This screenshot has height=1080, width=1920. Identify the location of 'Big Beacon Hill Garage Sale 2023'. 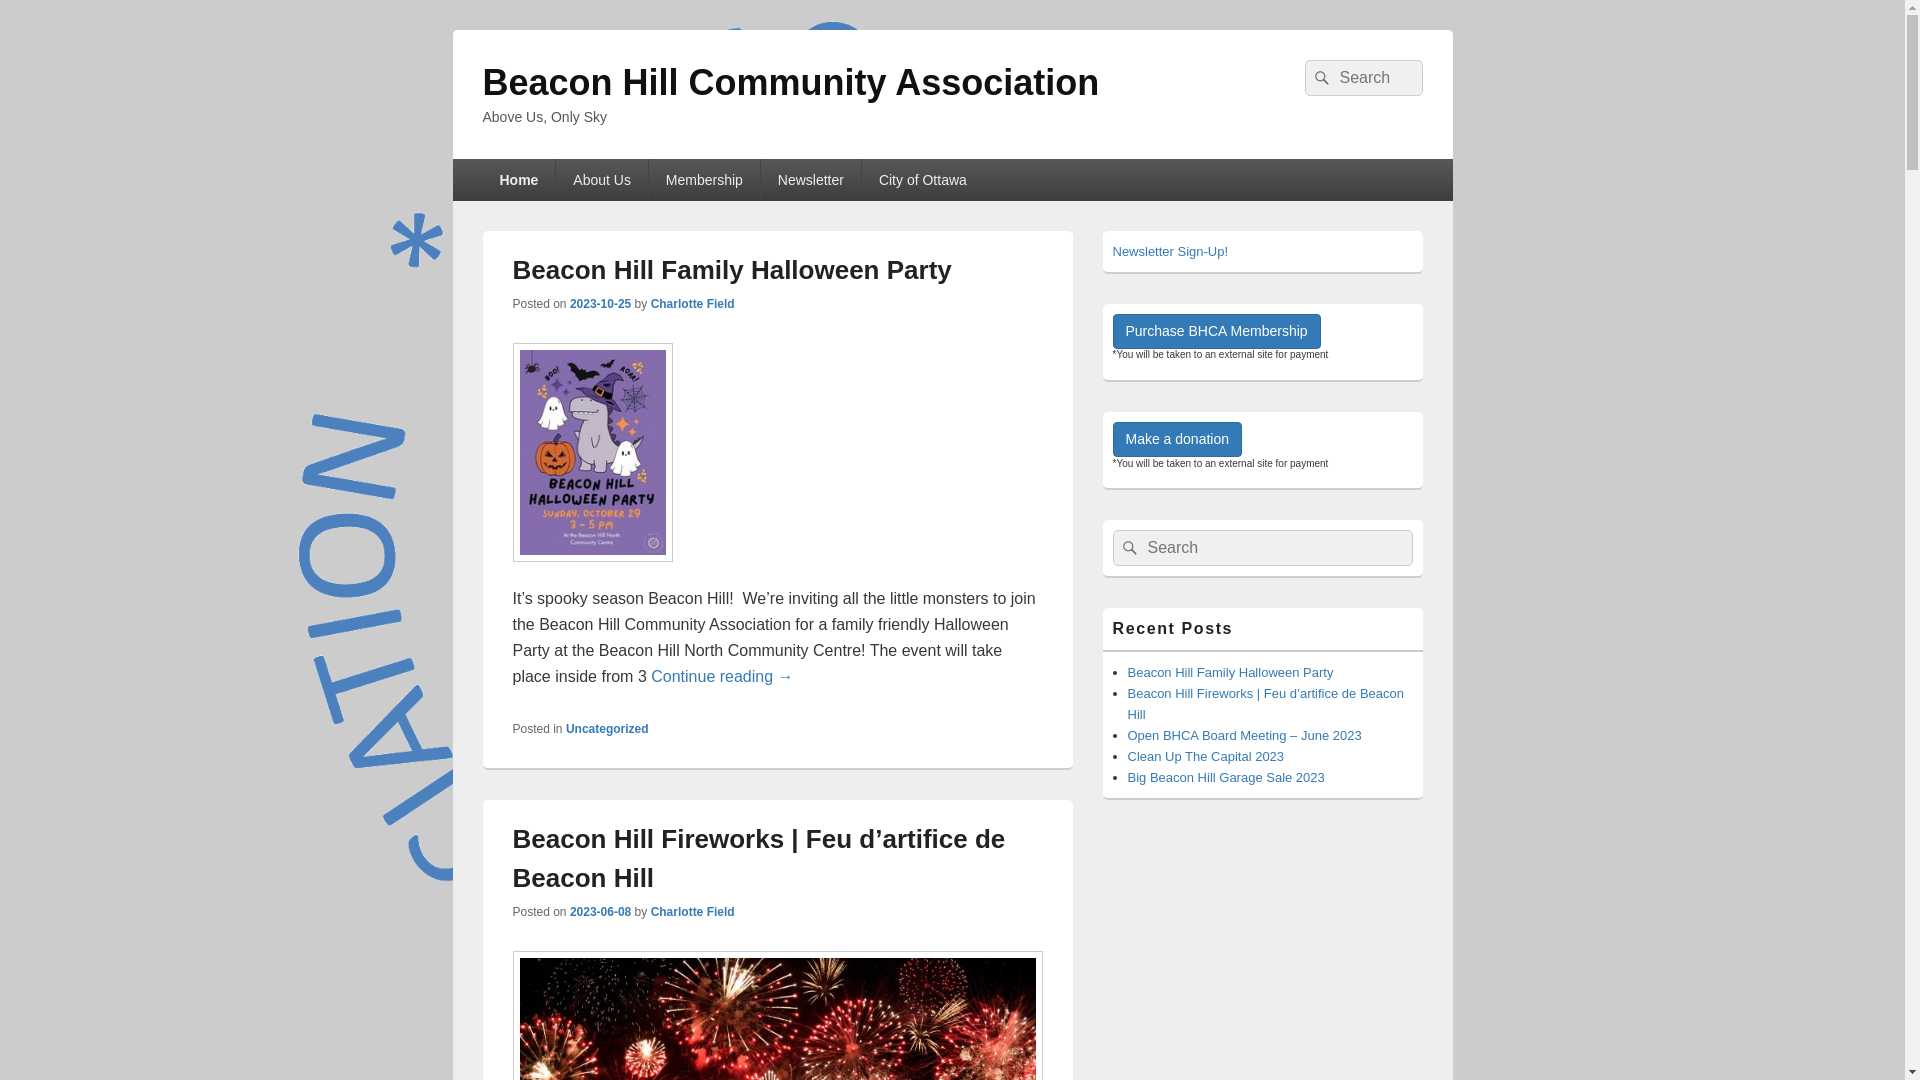
(1225, 776).